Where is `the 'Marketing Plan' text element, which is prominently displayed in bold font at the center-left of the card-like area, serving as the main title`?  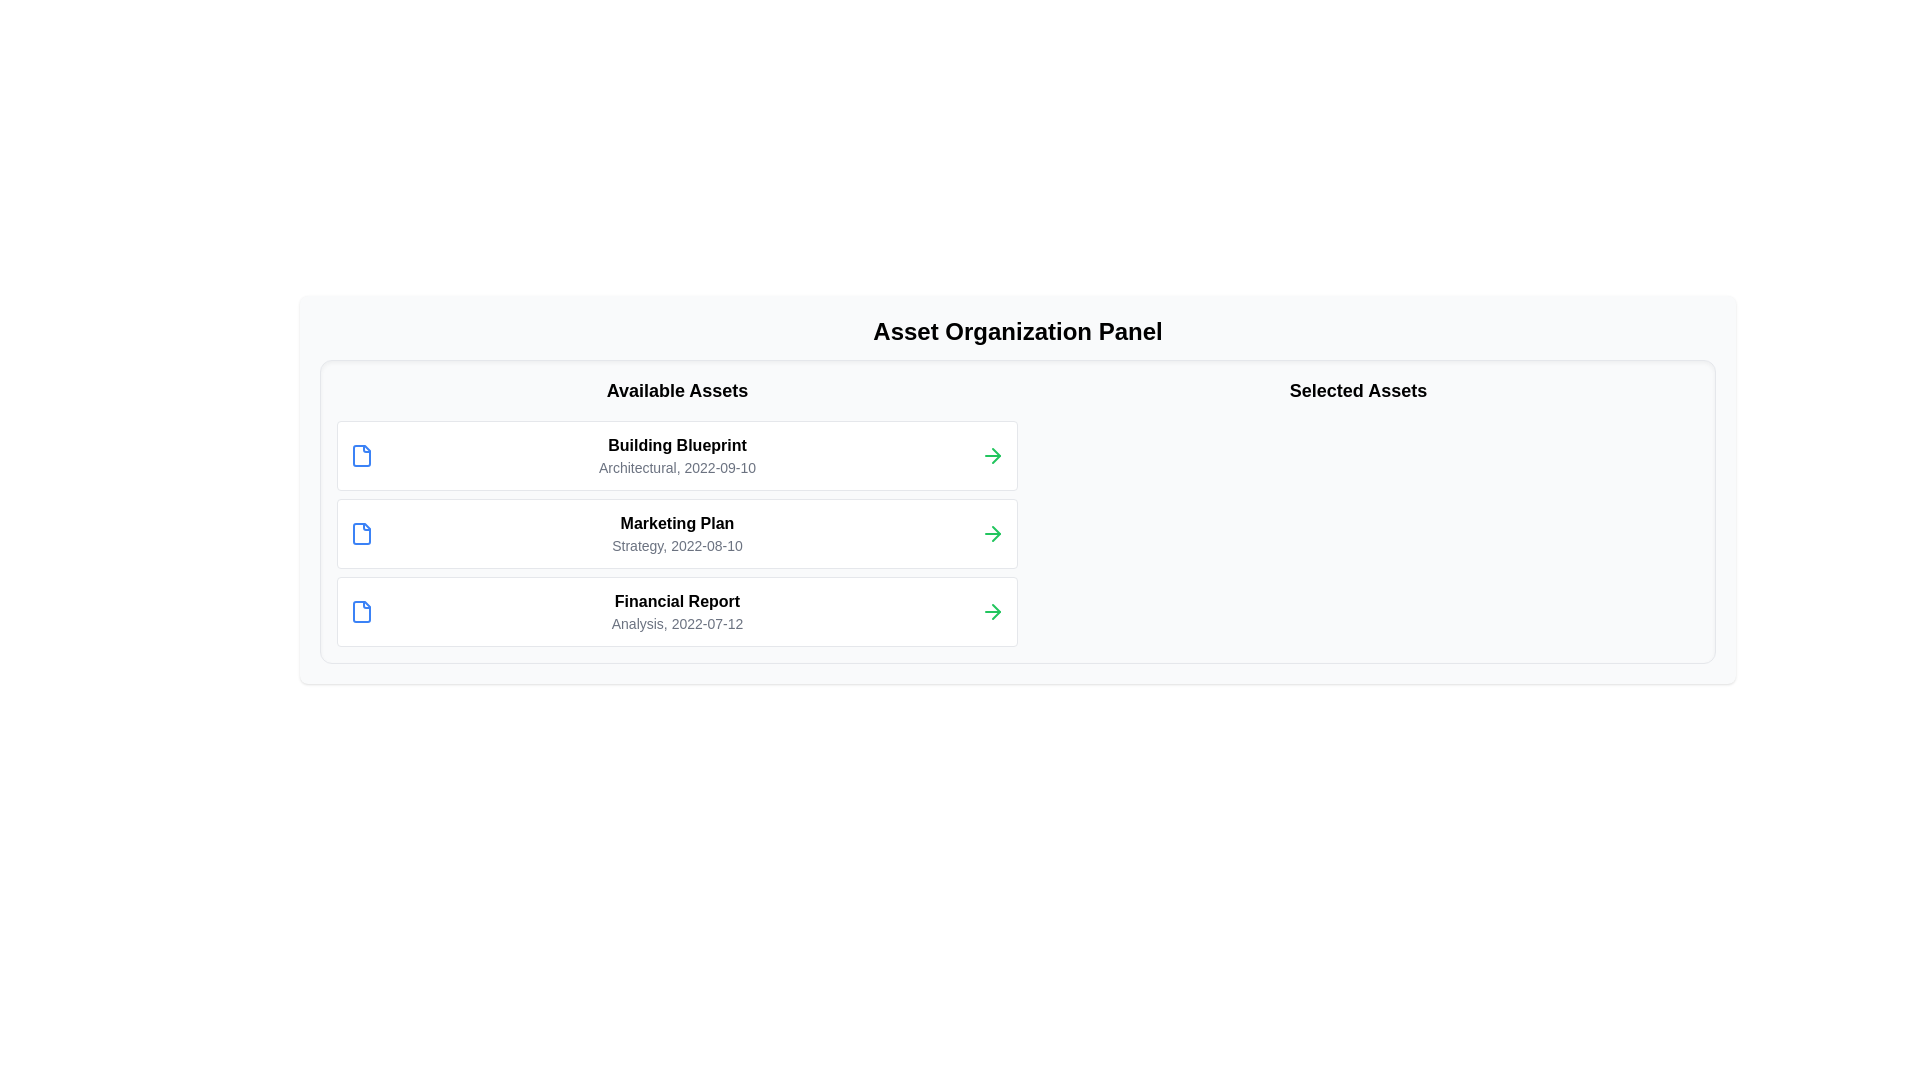 the 'Marketing Plan' text element, which is prominently displayed in bold font at the center-left of the card-like area, serving as the main title is located at coordinates (677, 523).